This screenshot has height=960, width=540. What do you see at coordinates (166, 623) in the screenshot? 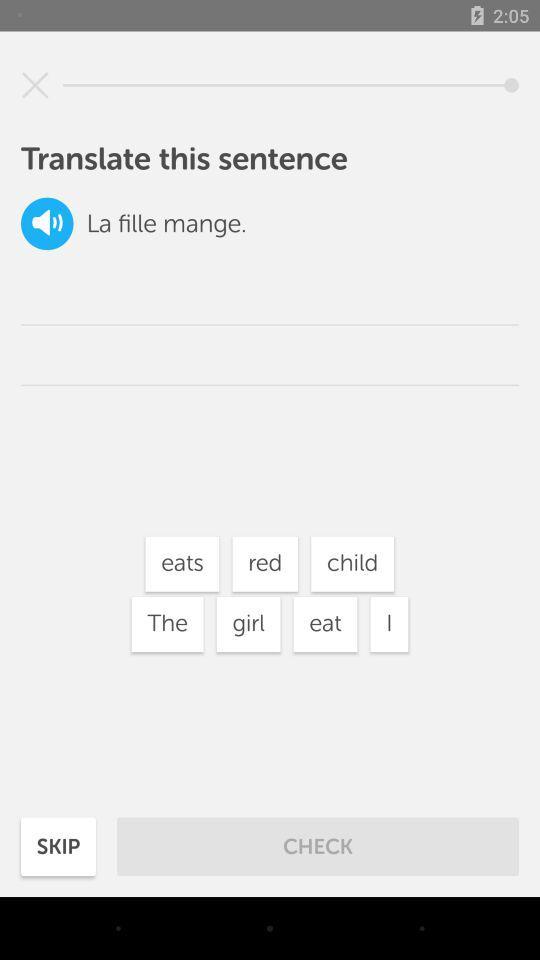
I see `button left to girl at bottom` at bounding box center [166, 623].